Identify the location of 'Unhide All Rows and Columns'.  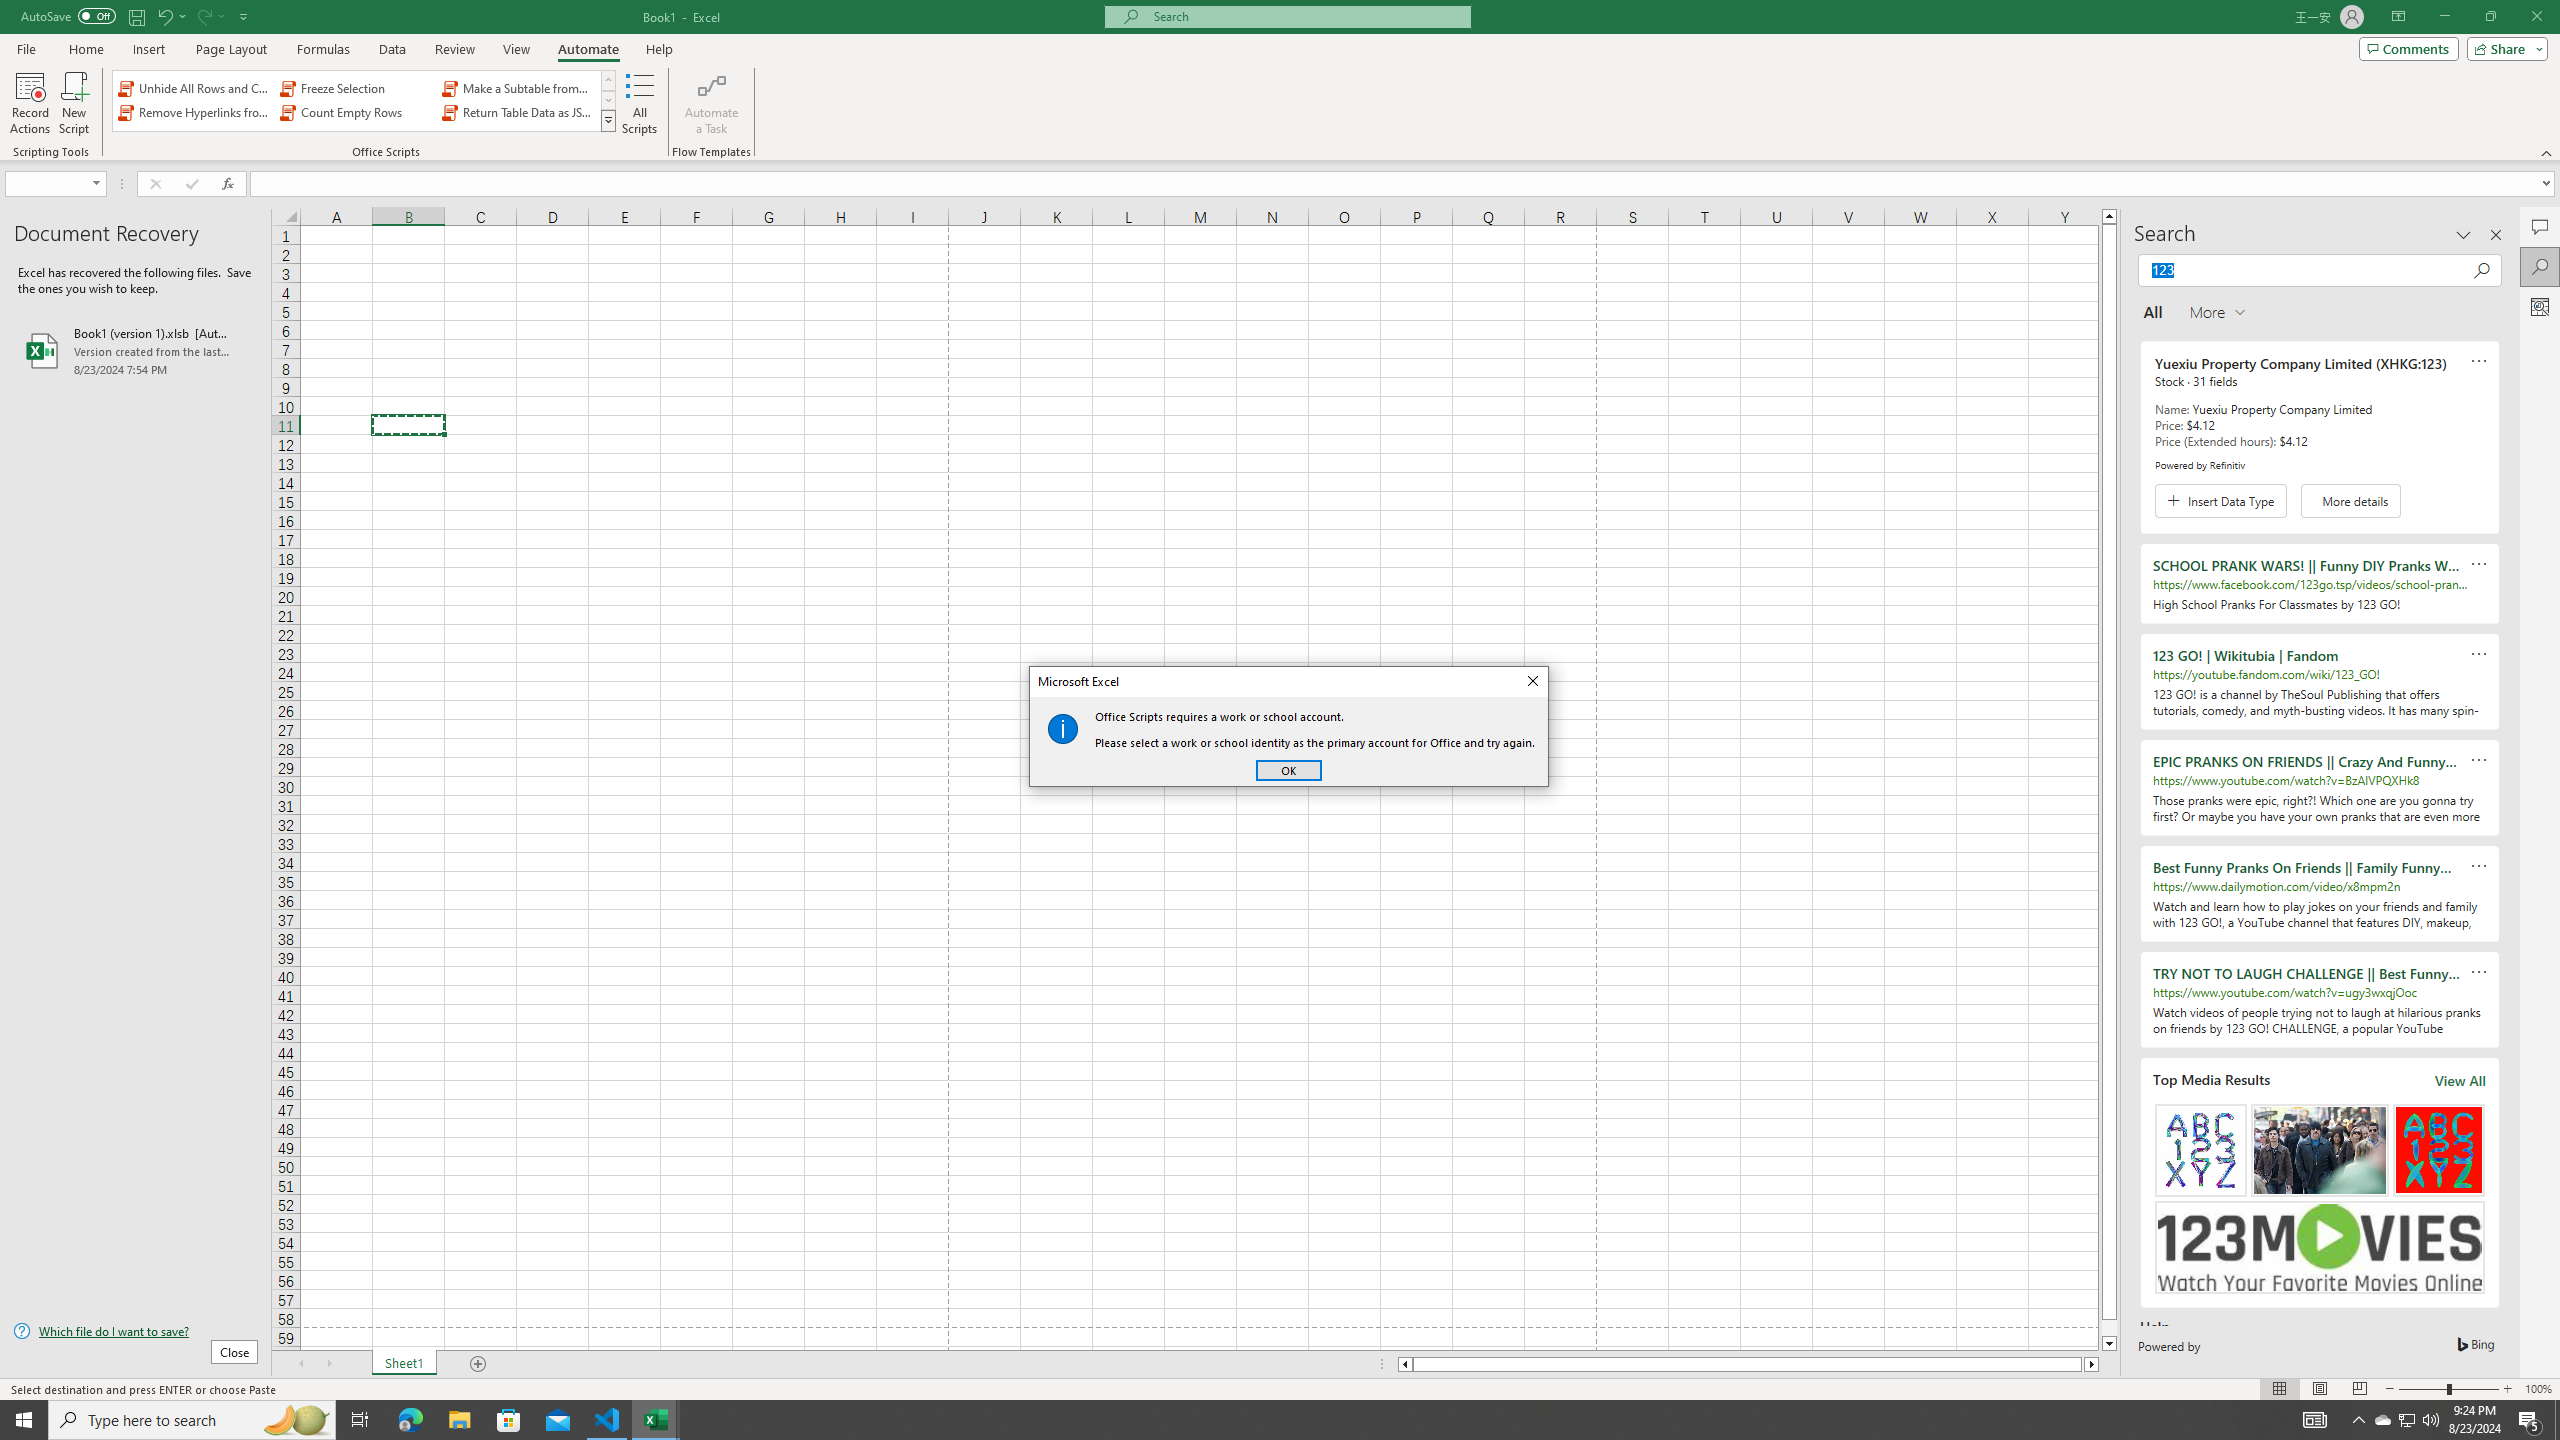
(195, 88).